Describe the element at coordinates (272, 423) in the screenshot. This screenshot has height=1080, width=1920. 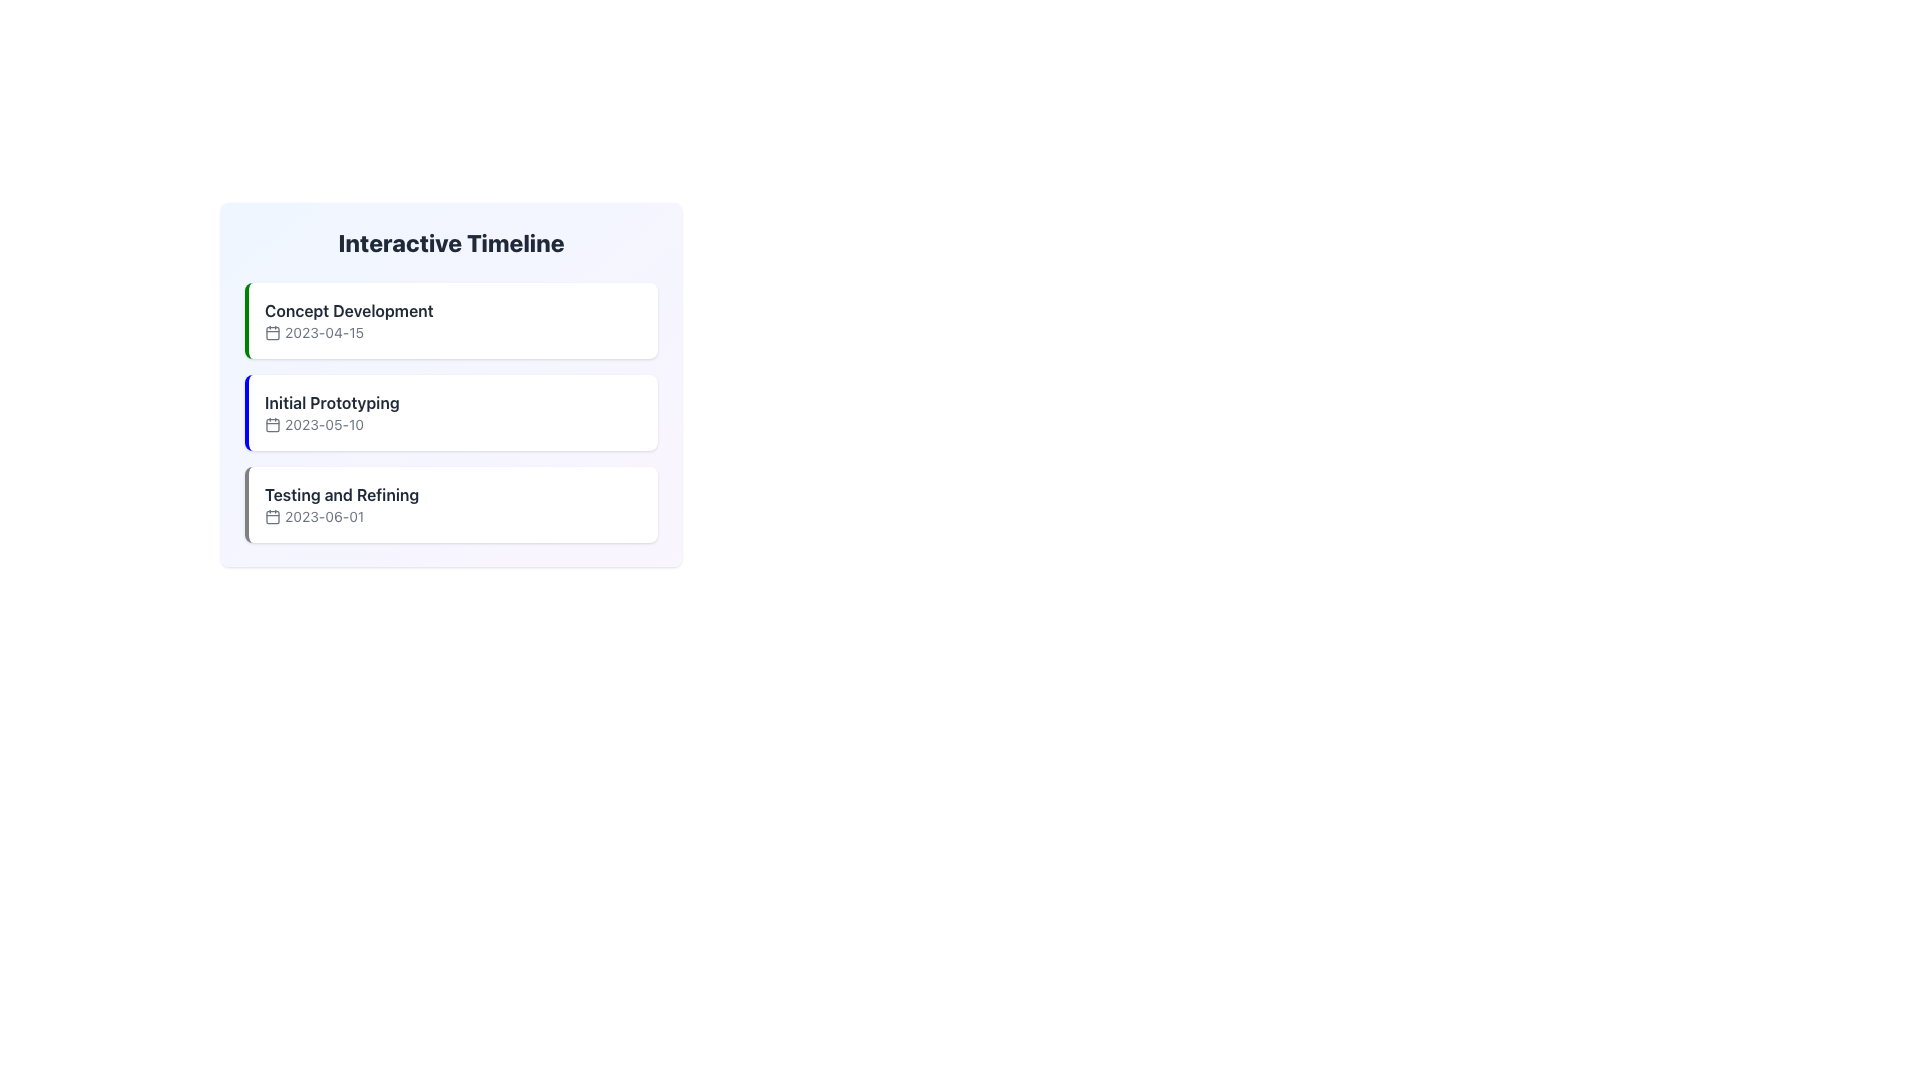
I see `the calendar icon located next to the date '2023-05-10' in the 'Interactive Timeline' list` at that location.